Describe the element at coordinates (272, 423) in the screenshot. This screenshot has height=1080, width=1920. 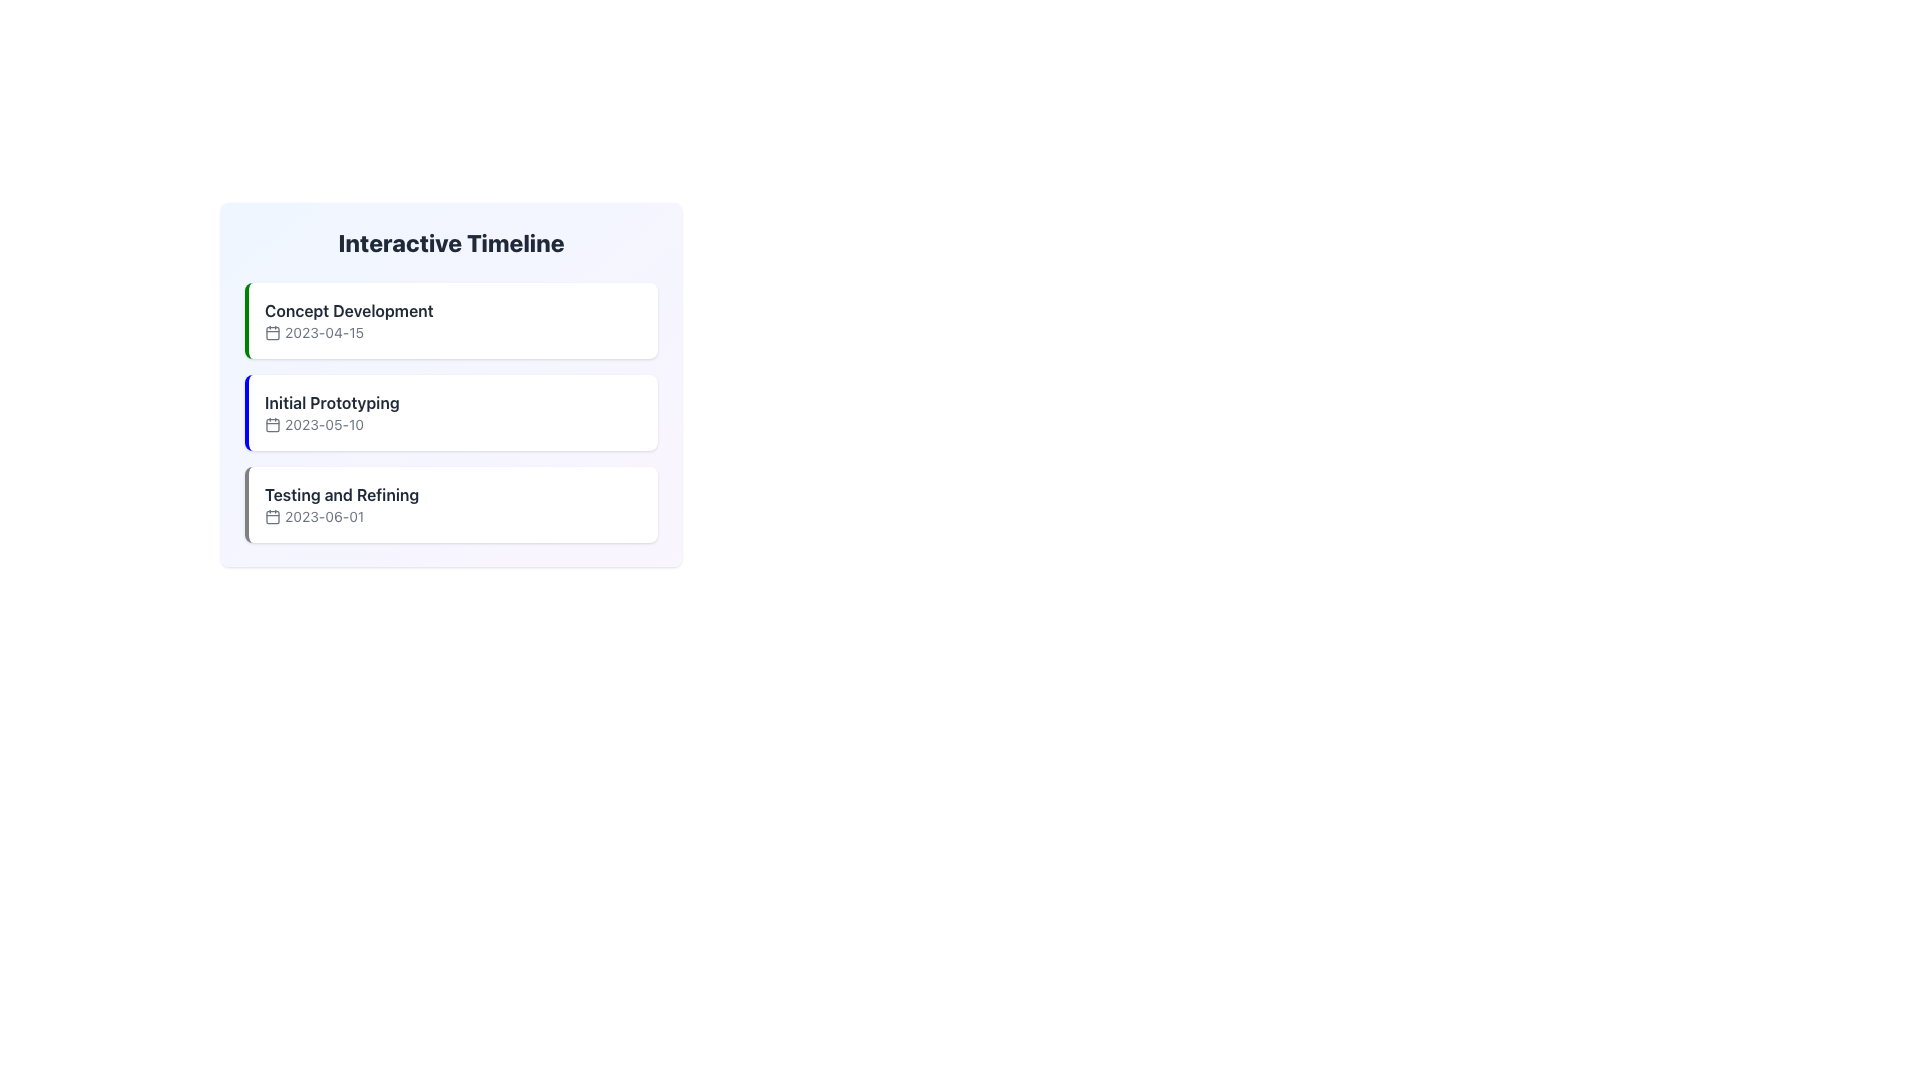
I see `the calendar icon located next to the date '2023-05-10' in the 'Interactive Timeline' list` at that location.